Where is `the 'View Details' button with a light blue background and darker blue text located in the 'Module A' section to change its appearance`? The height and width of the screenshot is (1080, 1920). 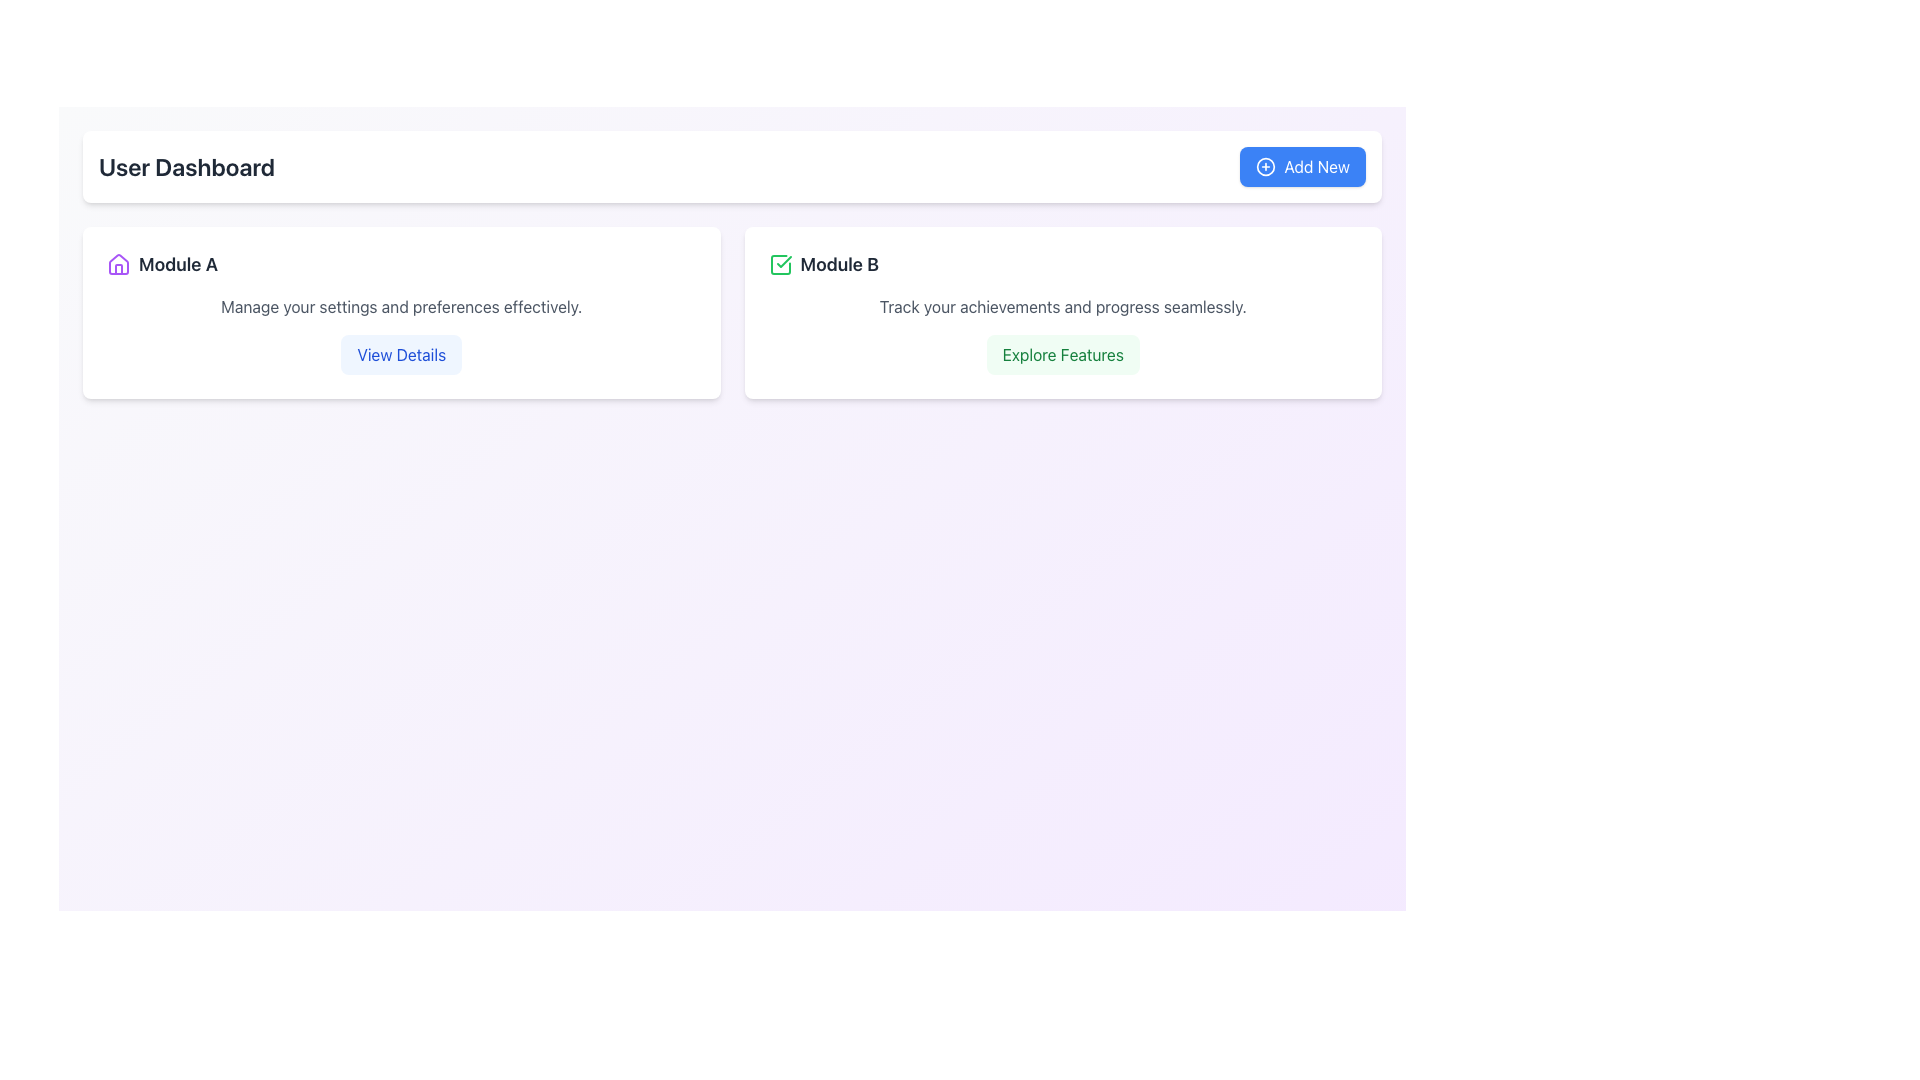
the 'View Details' button with a light blue background and darker blue text located in the 'Module A' section to change its appearance is located at coordinates (400, 353).